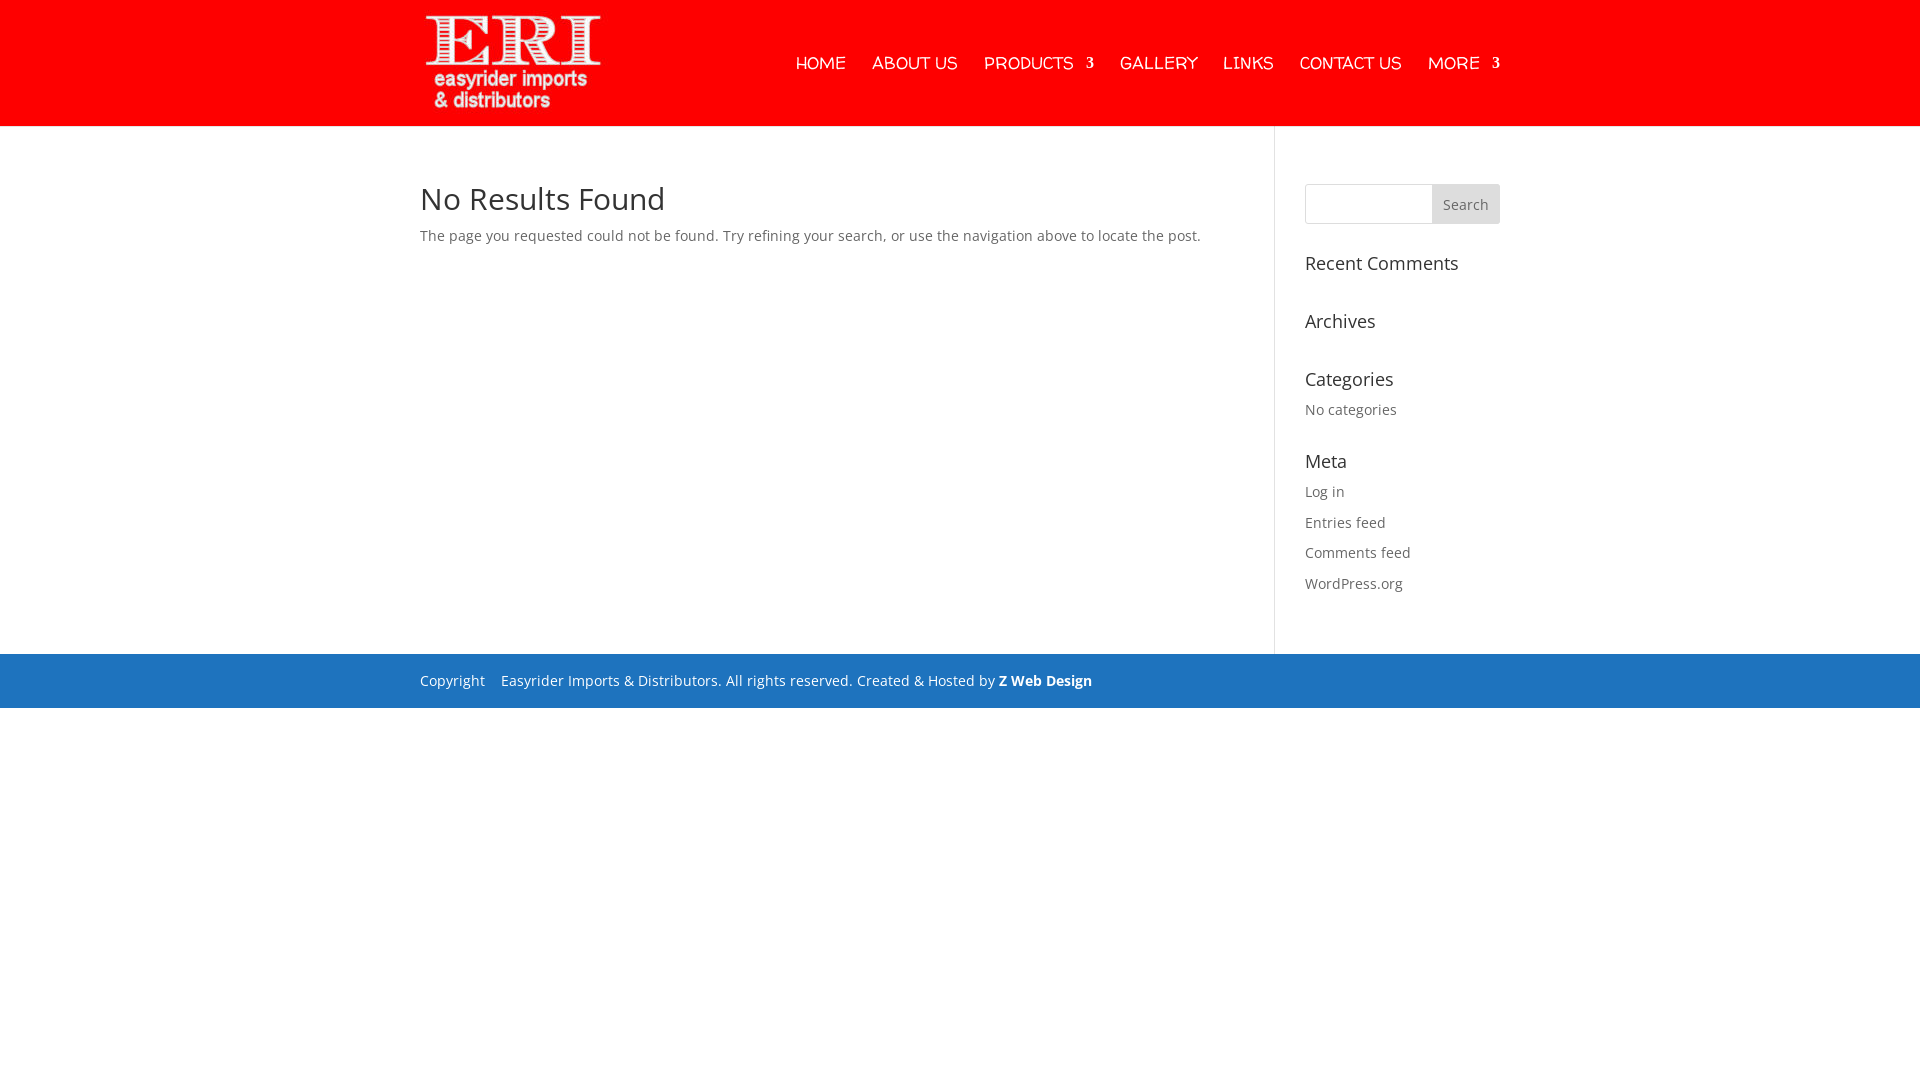  I want to click on 'PRODUCTS', so click(1038, 91).